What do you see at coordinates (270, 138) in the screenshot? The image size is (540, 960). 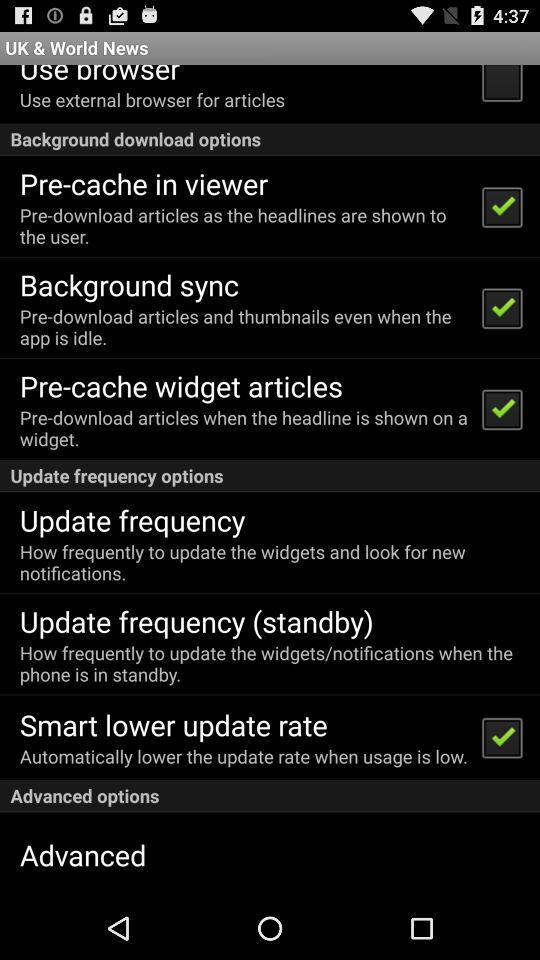 I see `background download options` at bounding box center [270, 138].